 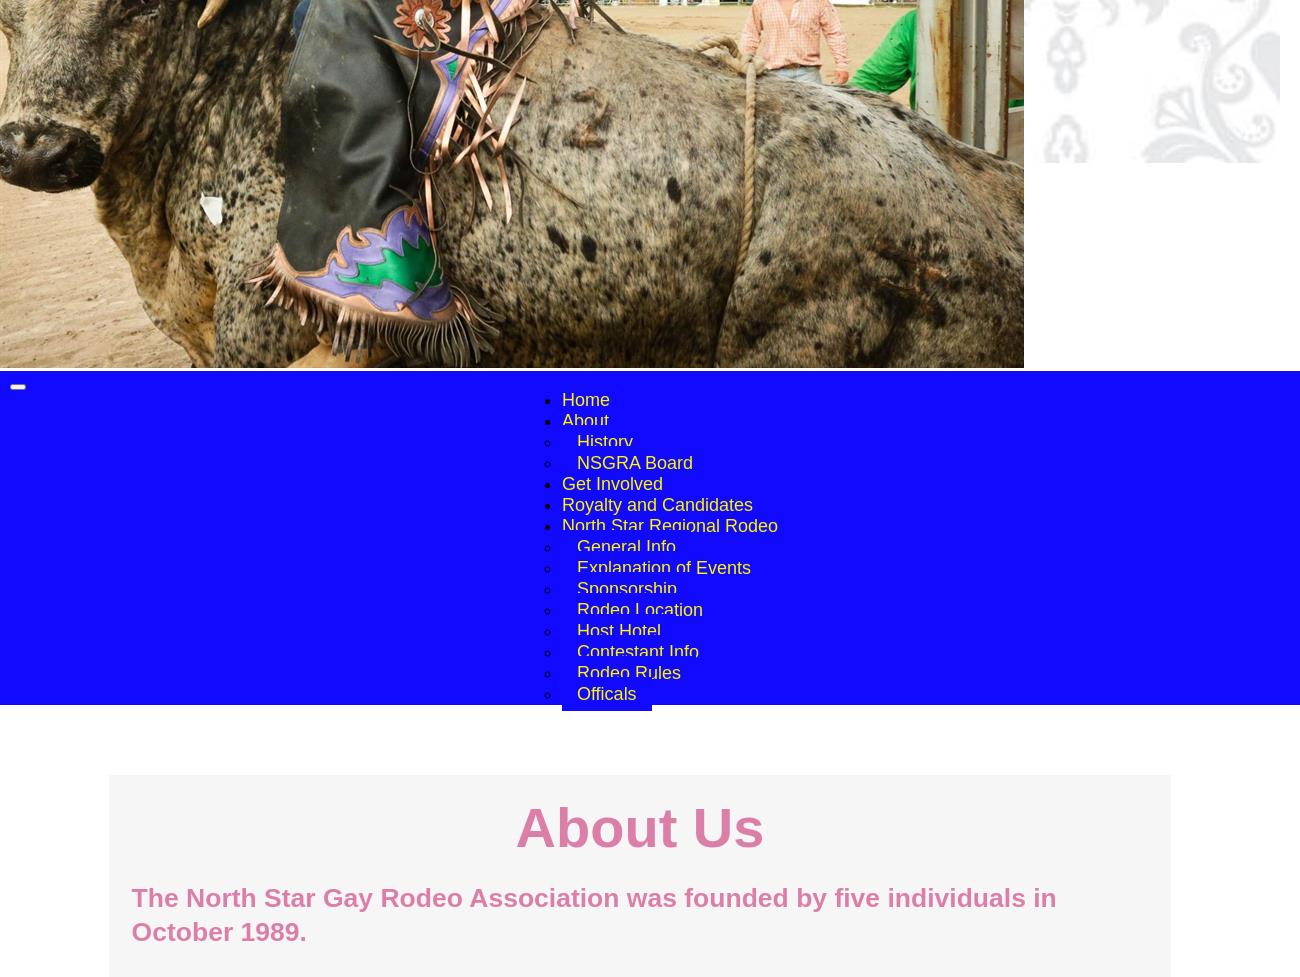 What do you see at coordinates (592, 913) in the screenshot?
I see `'The North Star Gay Rodeo Association was founded by five individuals in October 1989.'` at bounding box center [592, 913].